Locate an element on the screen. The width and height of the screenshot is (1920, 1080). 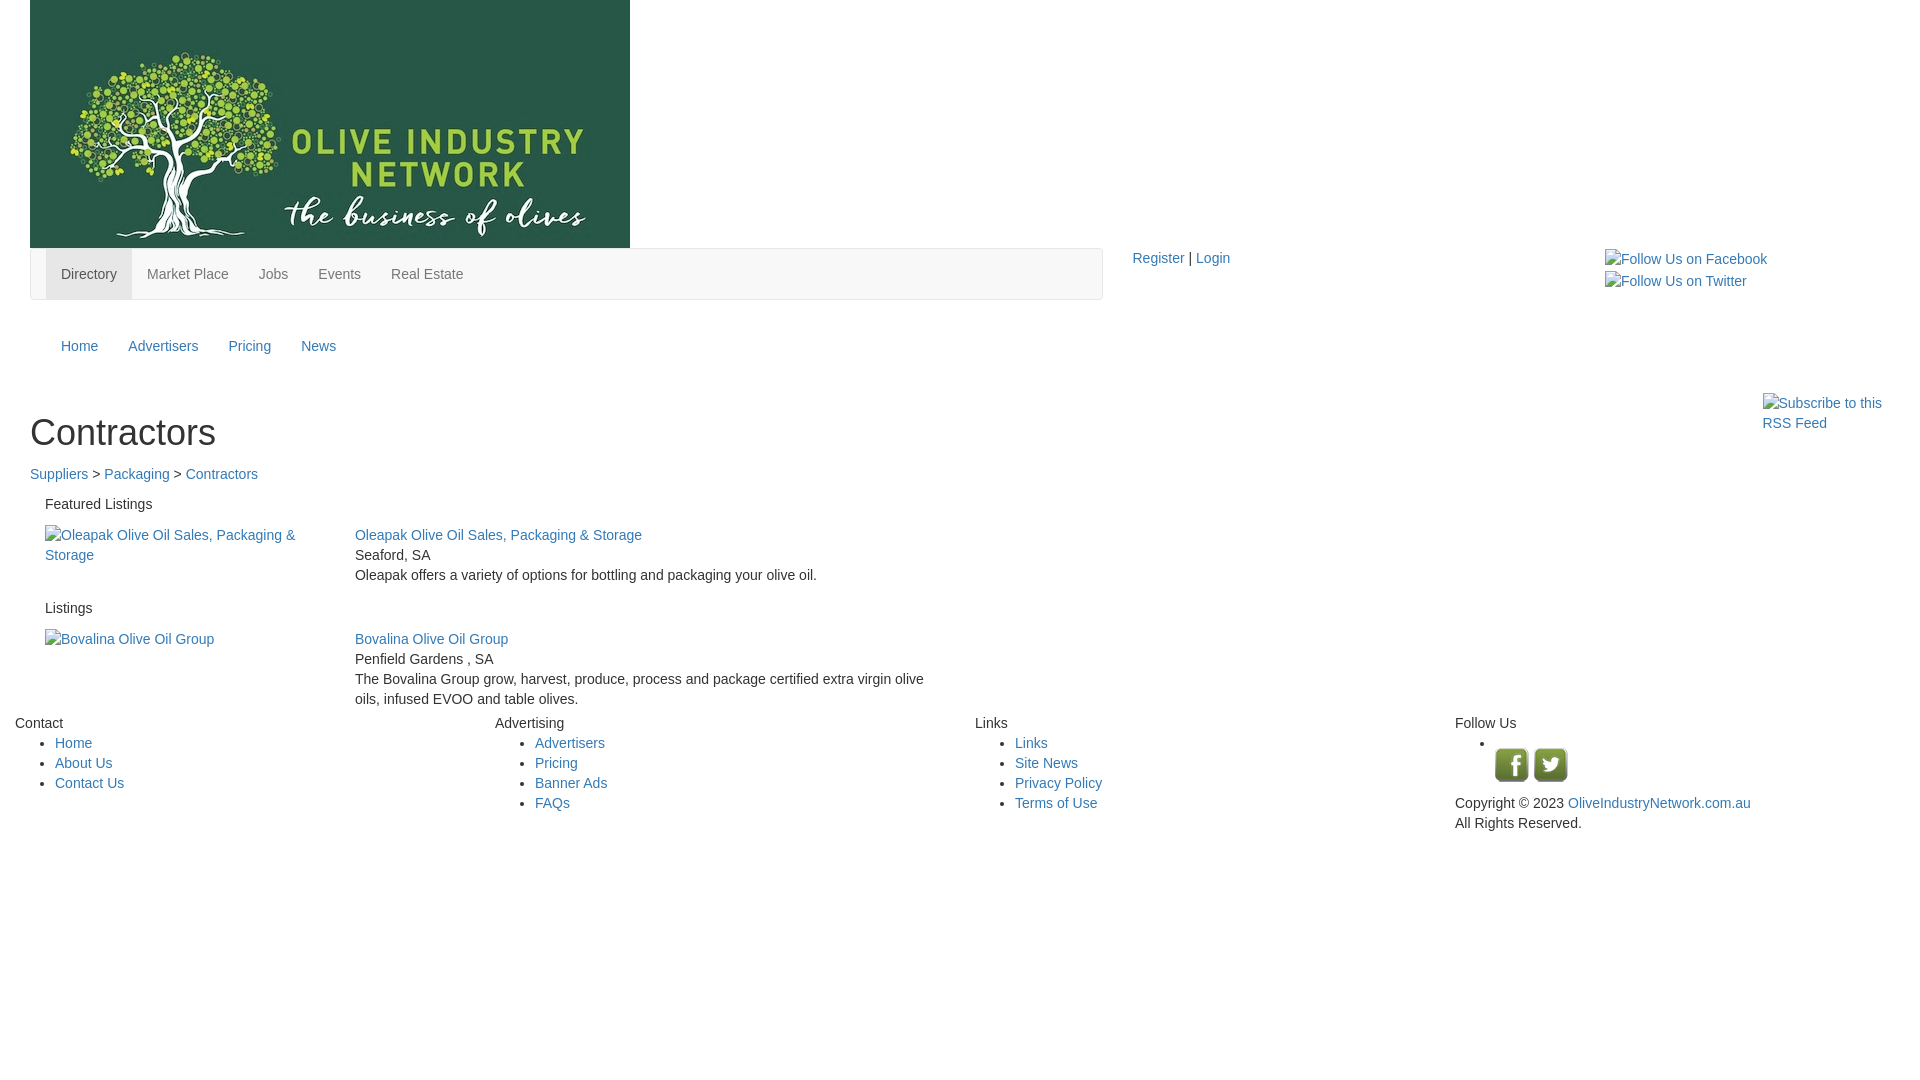
'Links' is located at coordinates (1031, 743).